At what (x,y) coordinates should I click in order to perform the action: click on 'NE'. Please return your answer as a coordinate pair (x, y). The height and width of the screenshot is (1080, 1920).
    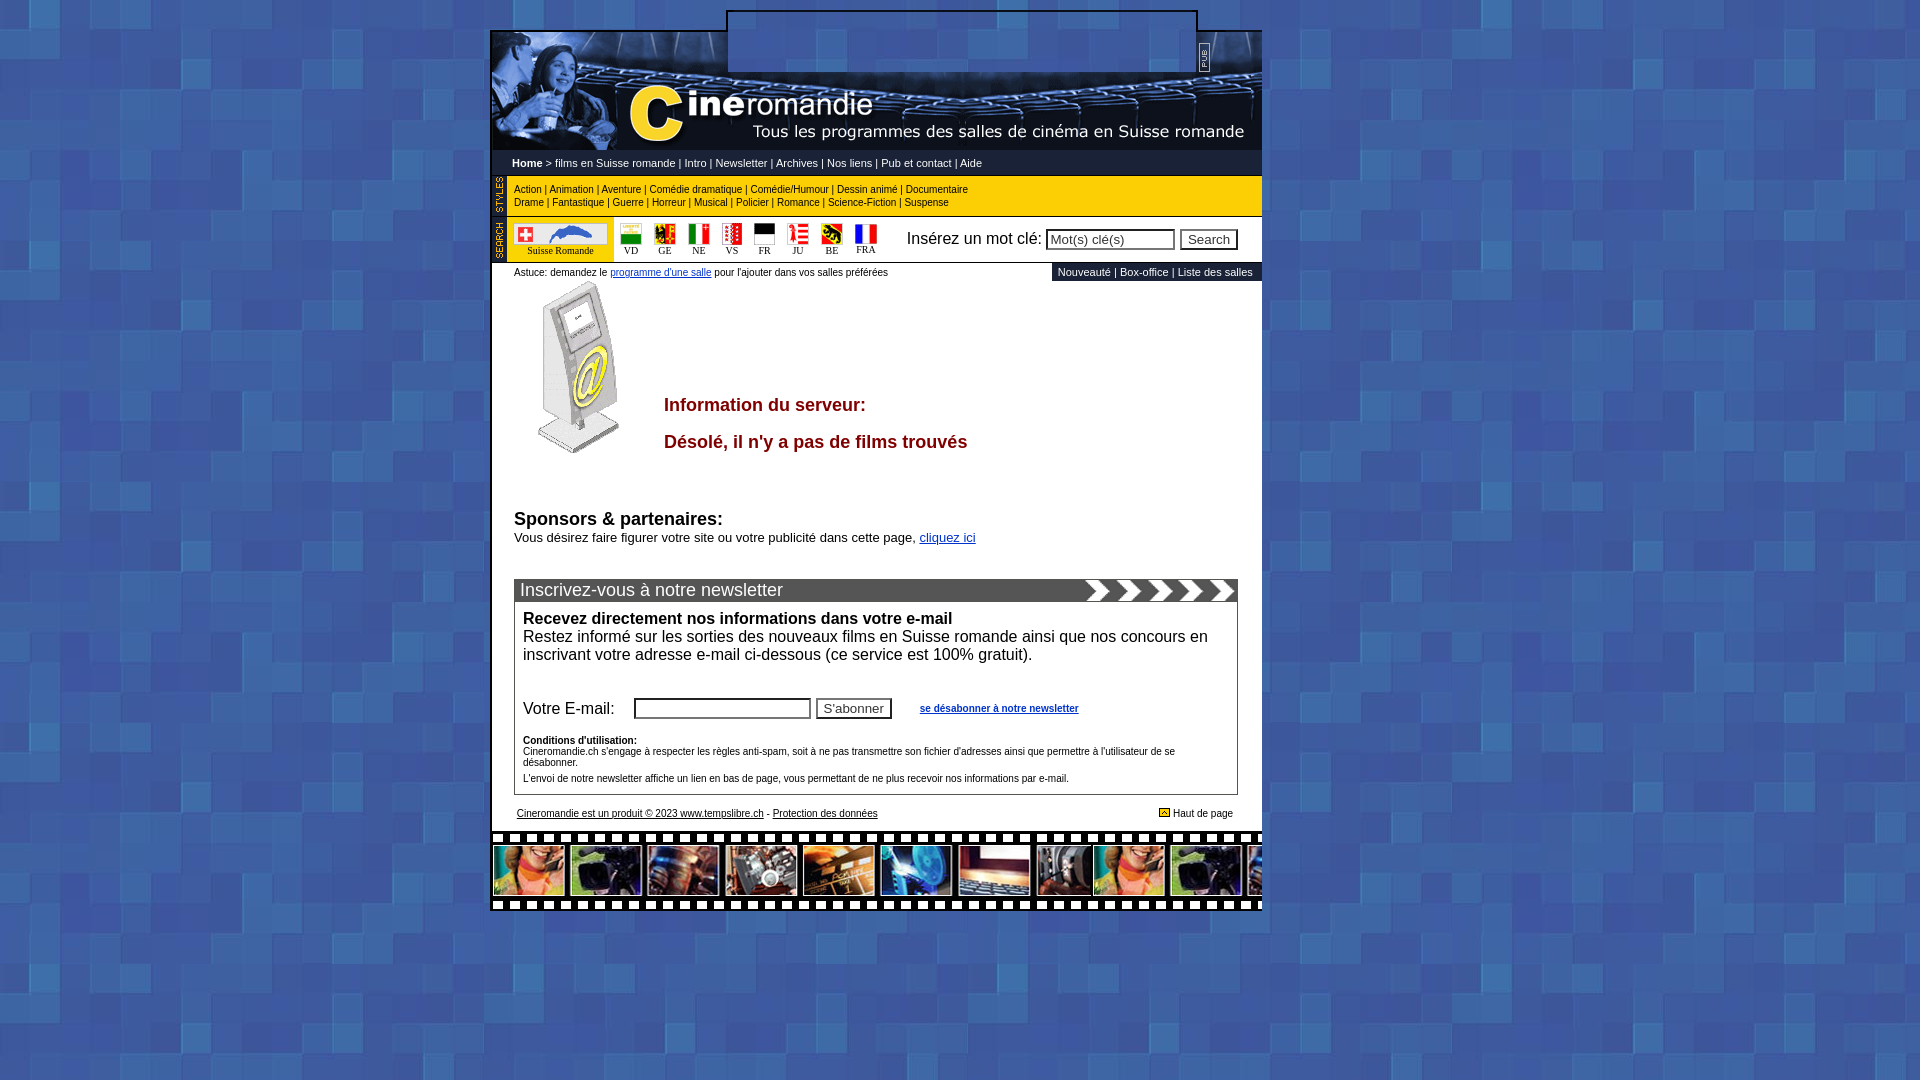
    Looking at the image, I should click on (699, 245).